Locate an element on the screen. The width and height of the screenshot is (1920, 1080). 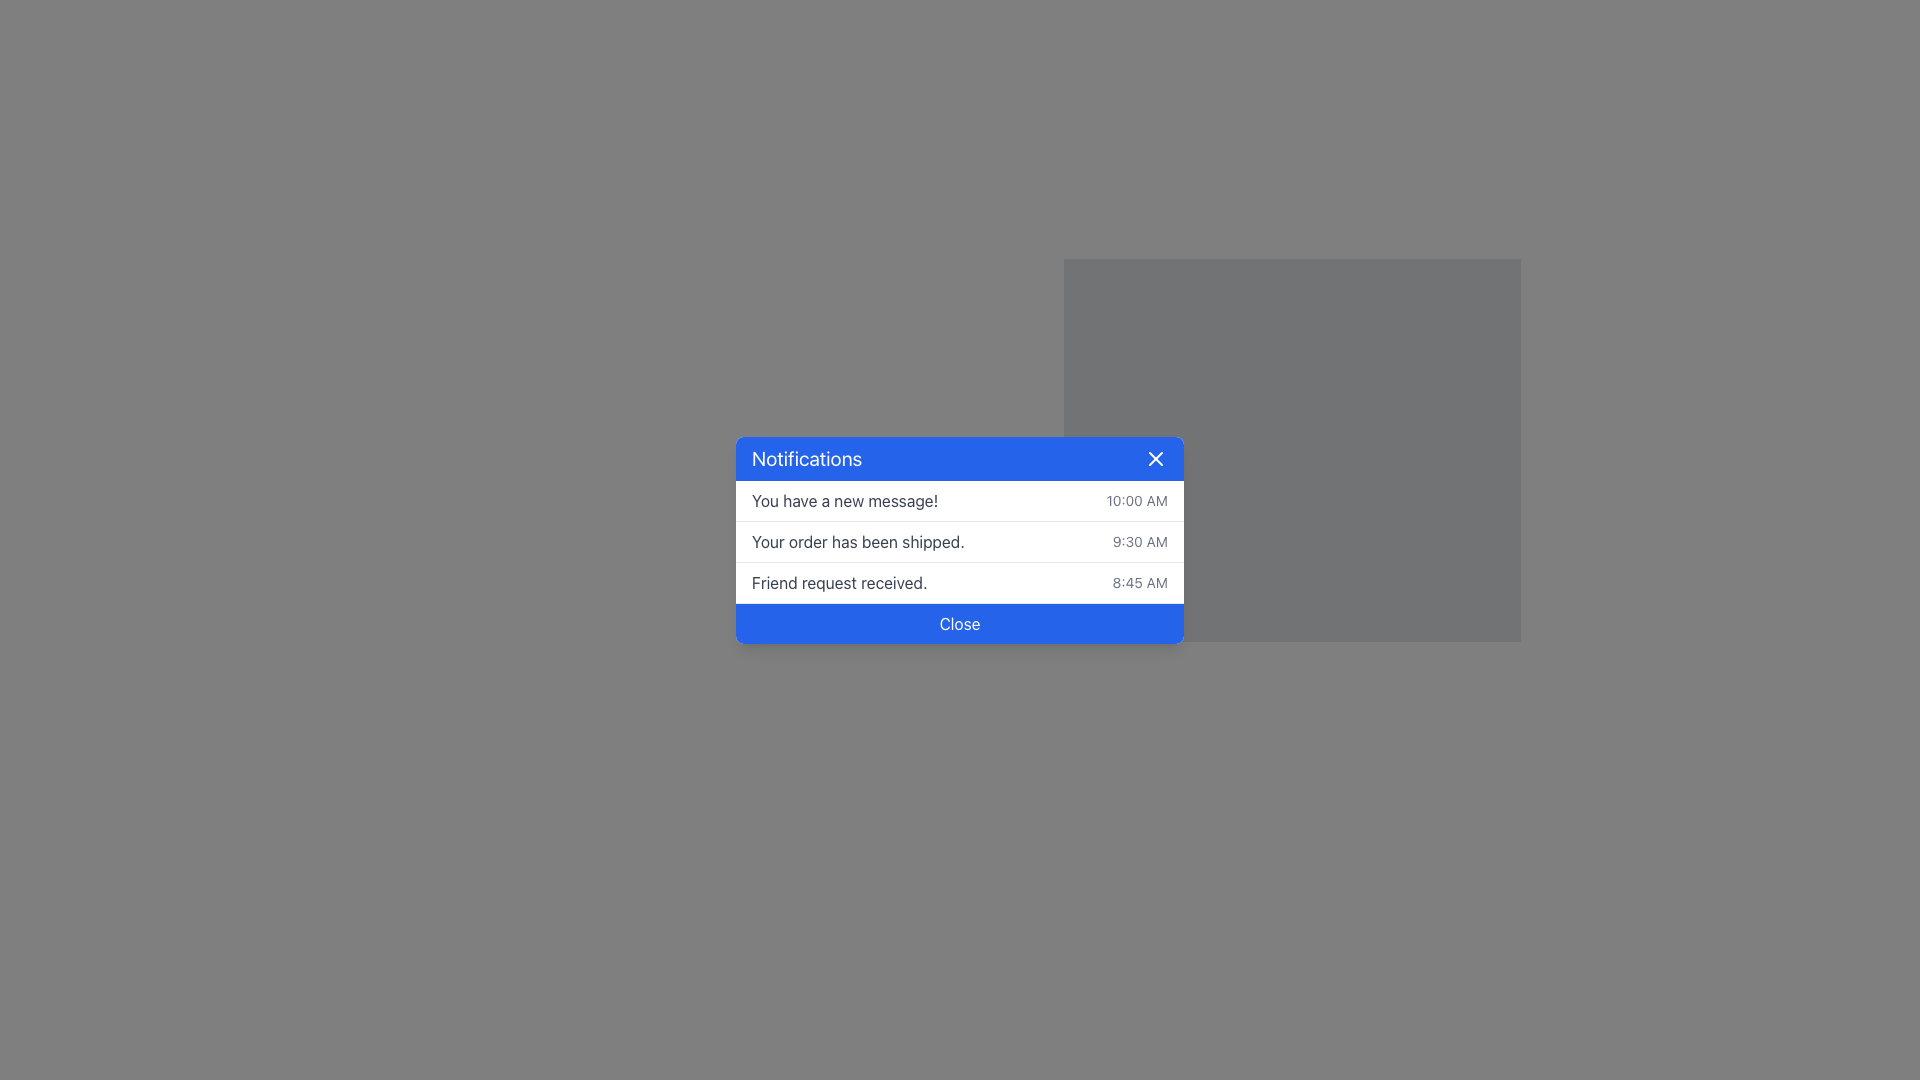
the Static Text displaying '10:00 AM' located in the first notification item of the blue notification panel, aligned to the right next to 'You have a new message!' is located at coordinates (1137, 499).